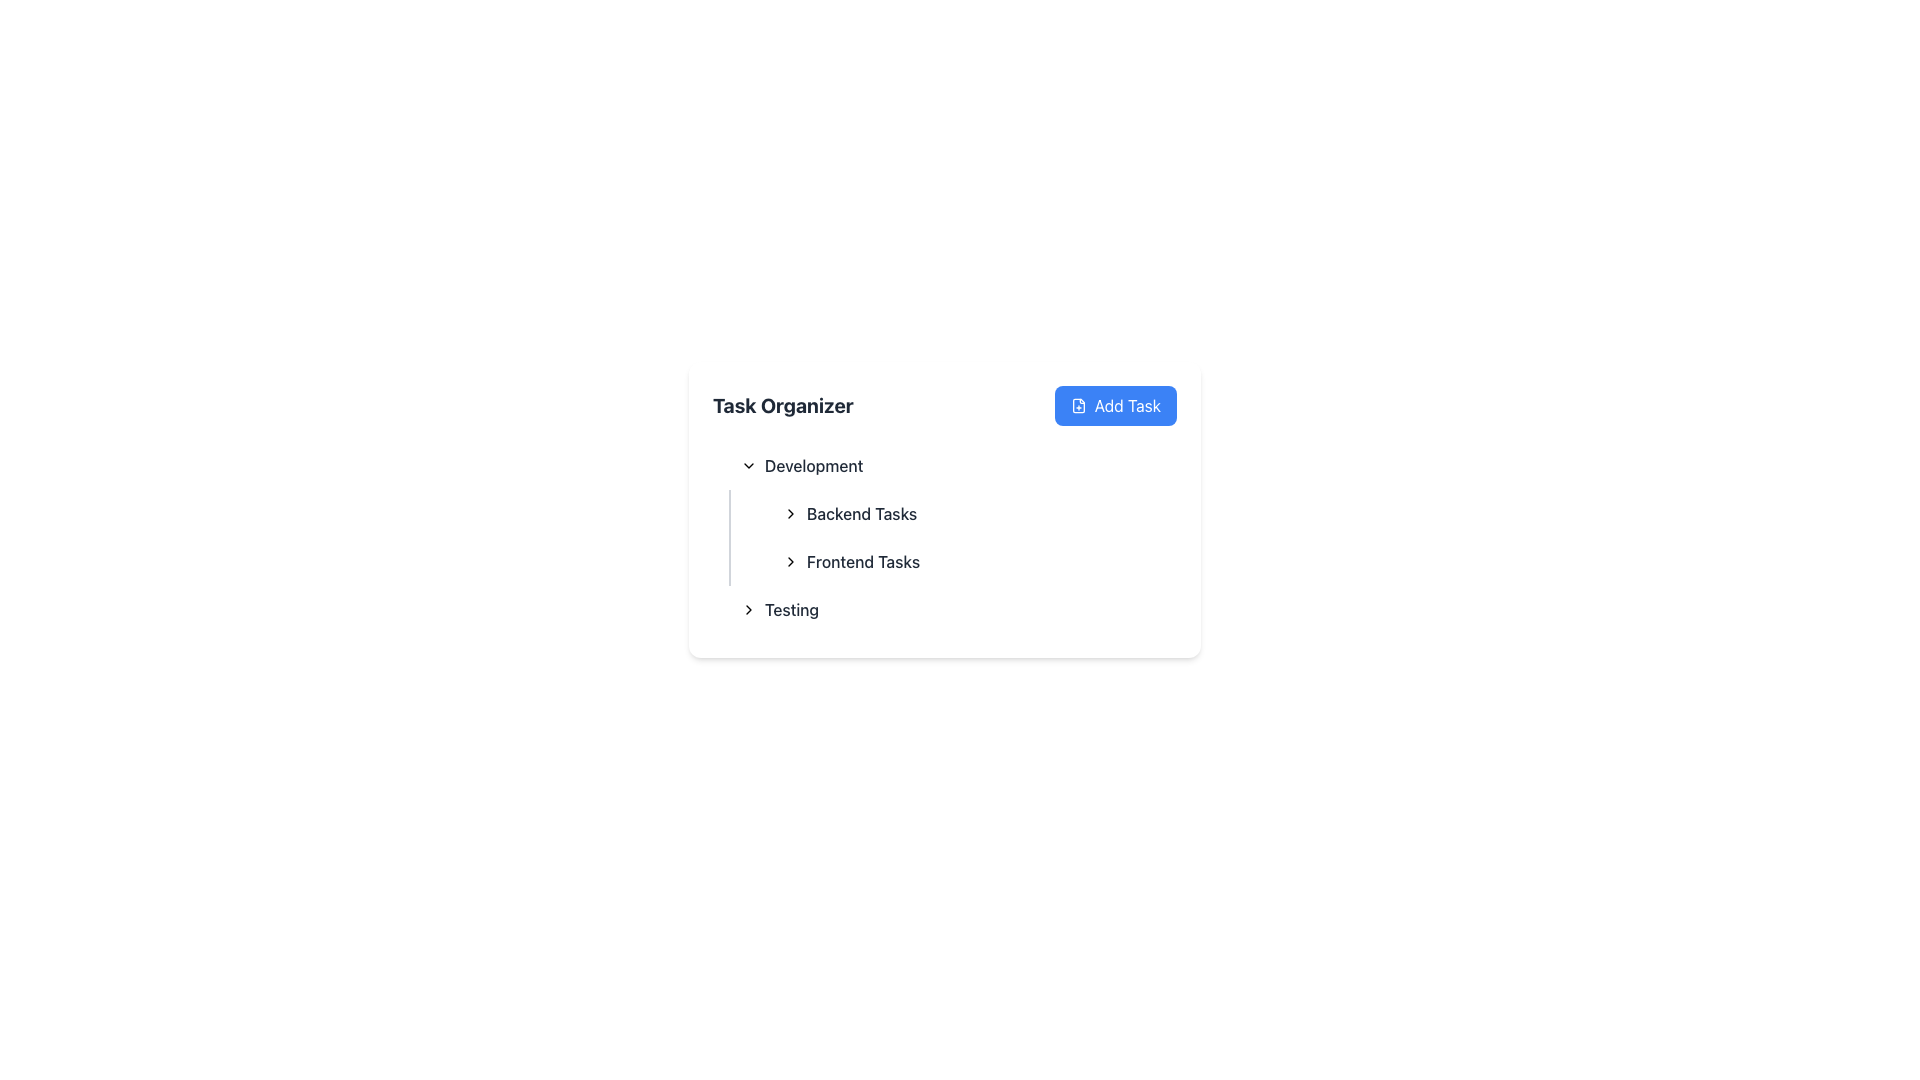 The width and height of the screenshot is (1920, 1080). What do you see at coordinates (952, 466) in the screenshot?
I see `the Interactive Header labeled 'Development' for keyboard navigation` at bounding box center [952, 466].